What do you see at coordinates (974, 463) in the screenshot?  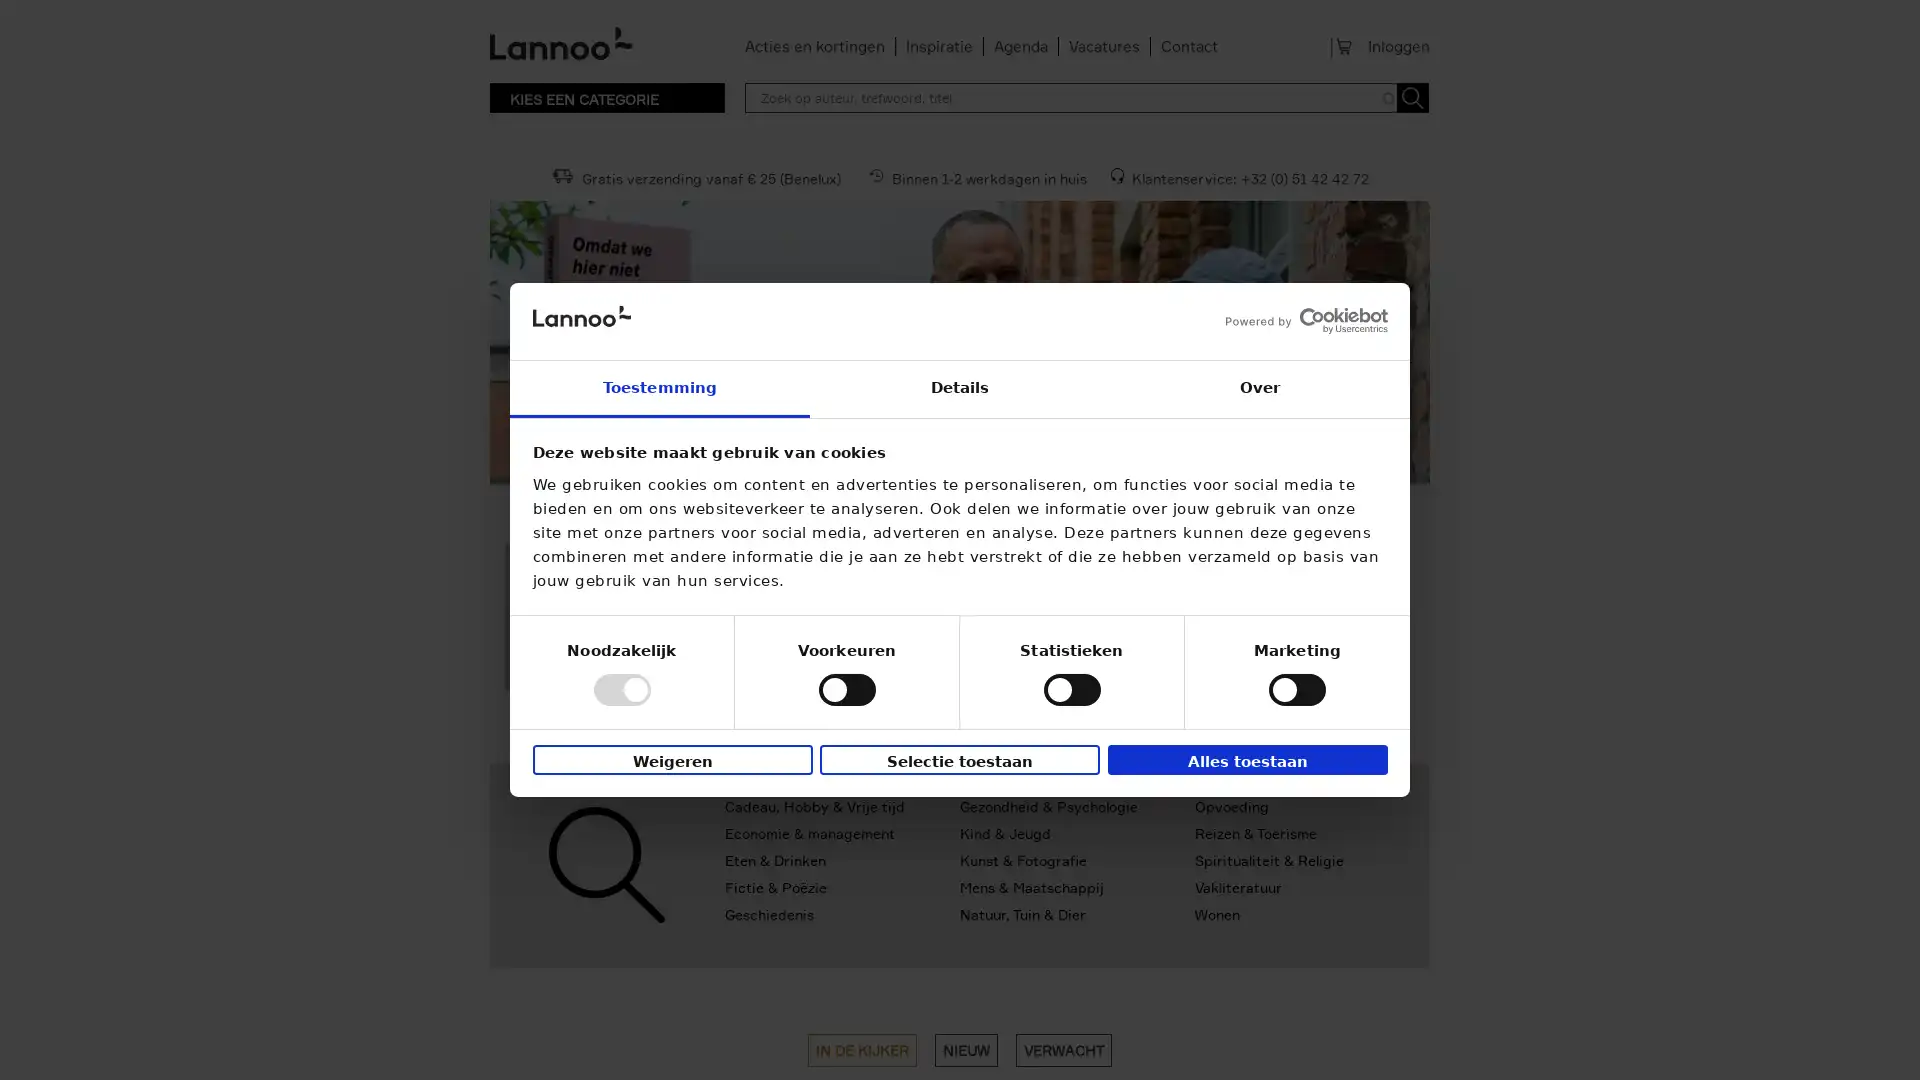 I see `3` at bounding box center [974, 463].